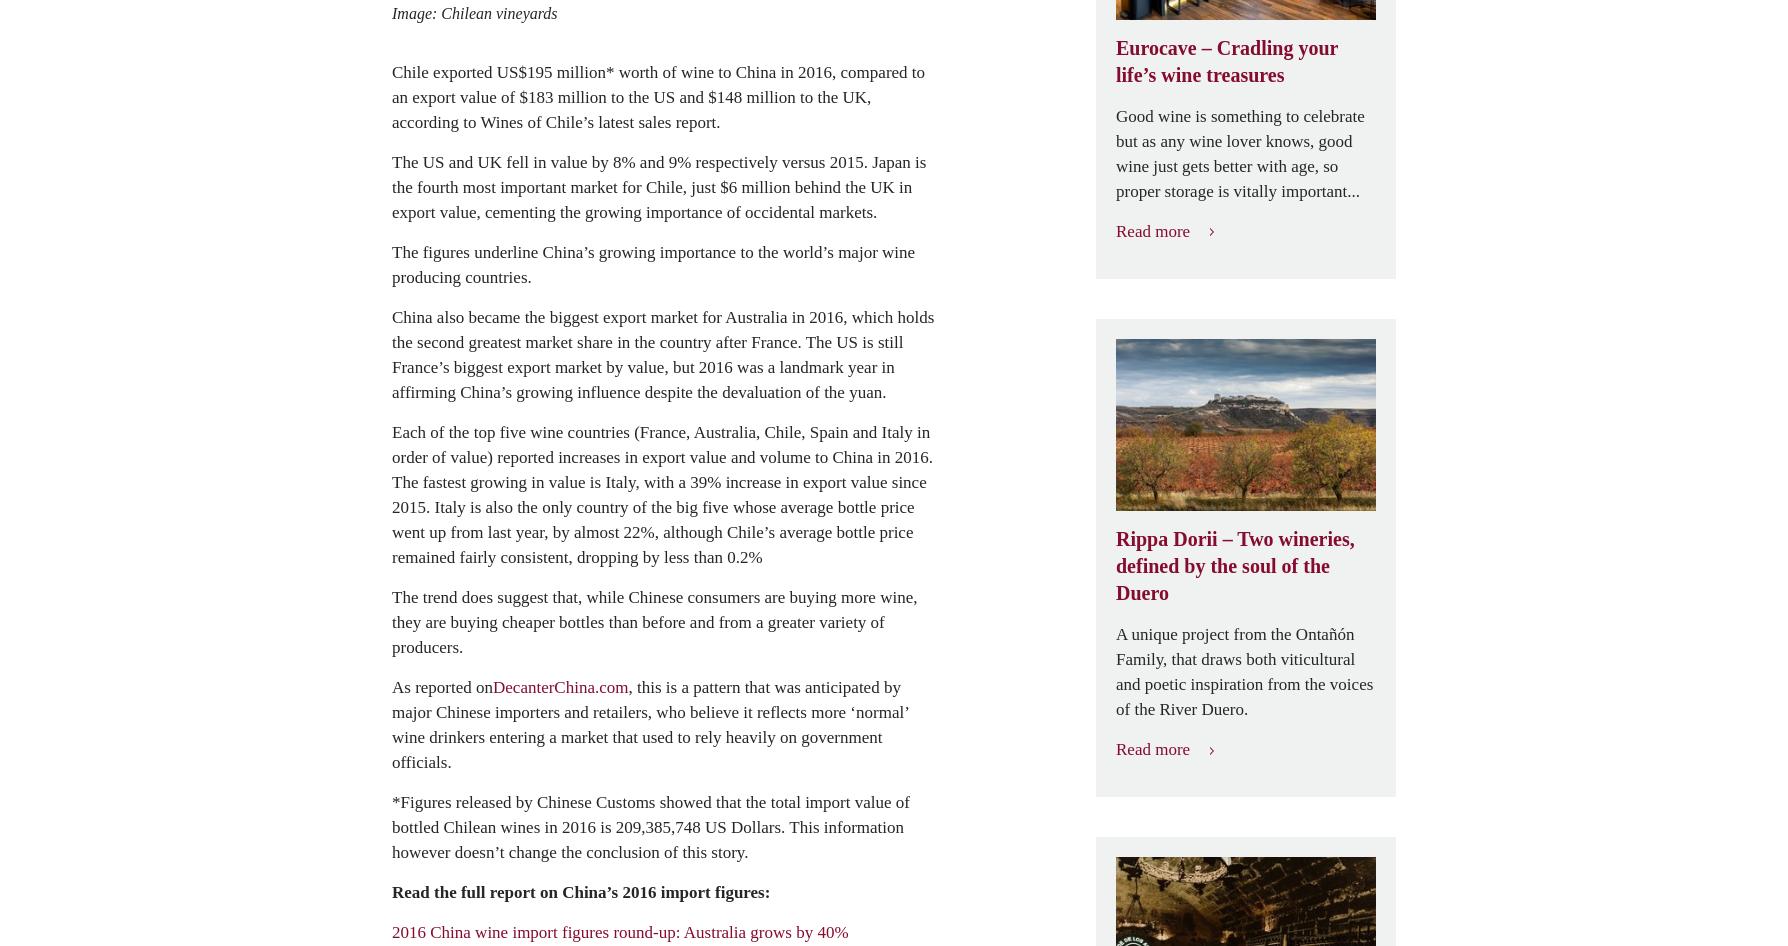  What do you see at coordinates (620, 930) in the screenshot?
I see `'2016 China wine import figures round-up: Australia grows by 40%'` at bounding box center [620, 930].